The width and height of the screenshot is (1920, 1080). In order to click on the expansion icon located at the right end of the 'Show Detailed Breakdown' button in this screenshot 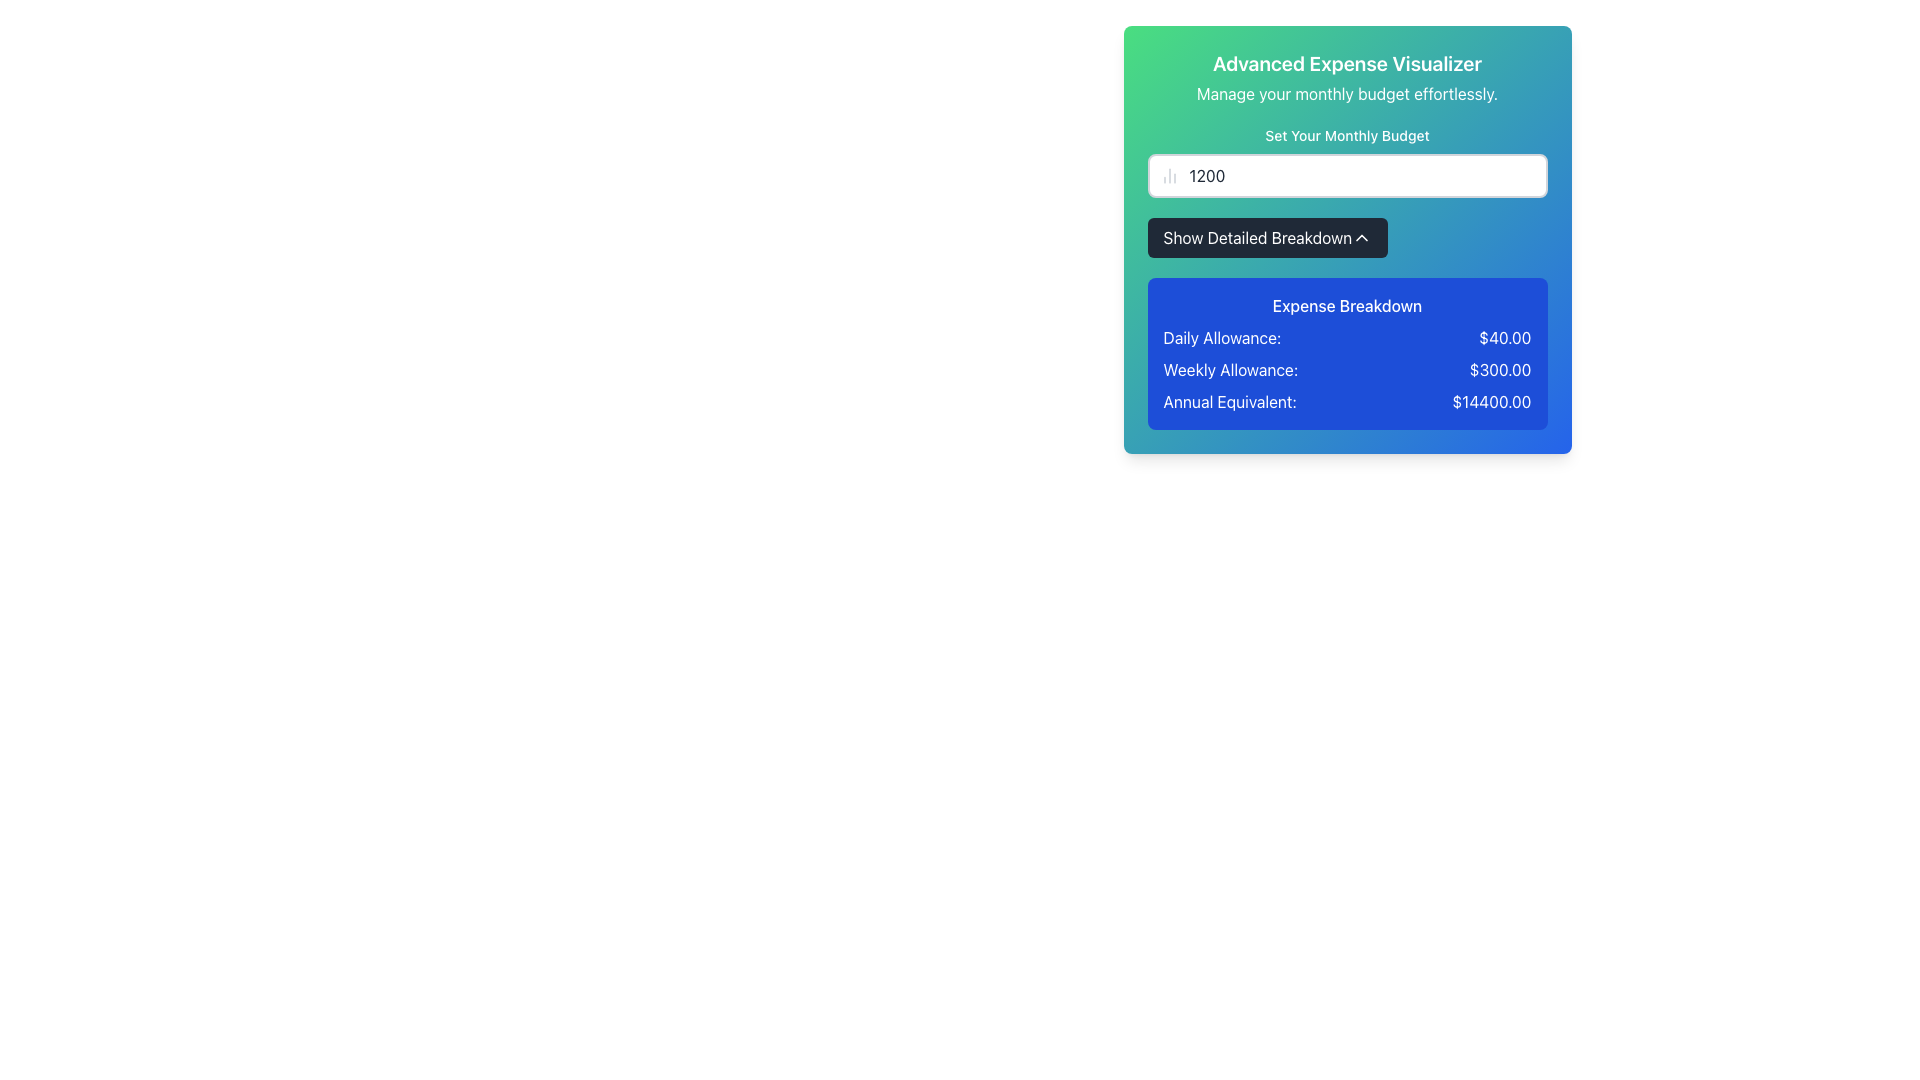, I will do `click(1361, 237)`.